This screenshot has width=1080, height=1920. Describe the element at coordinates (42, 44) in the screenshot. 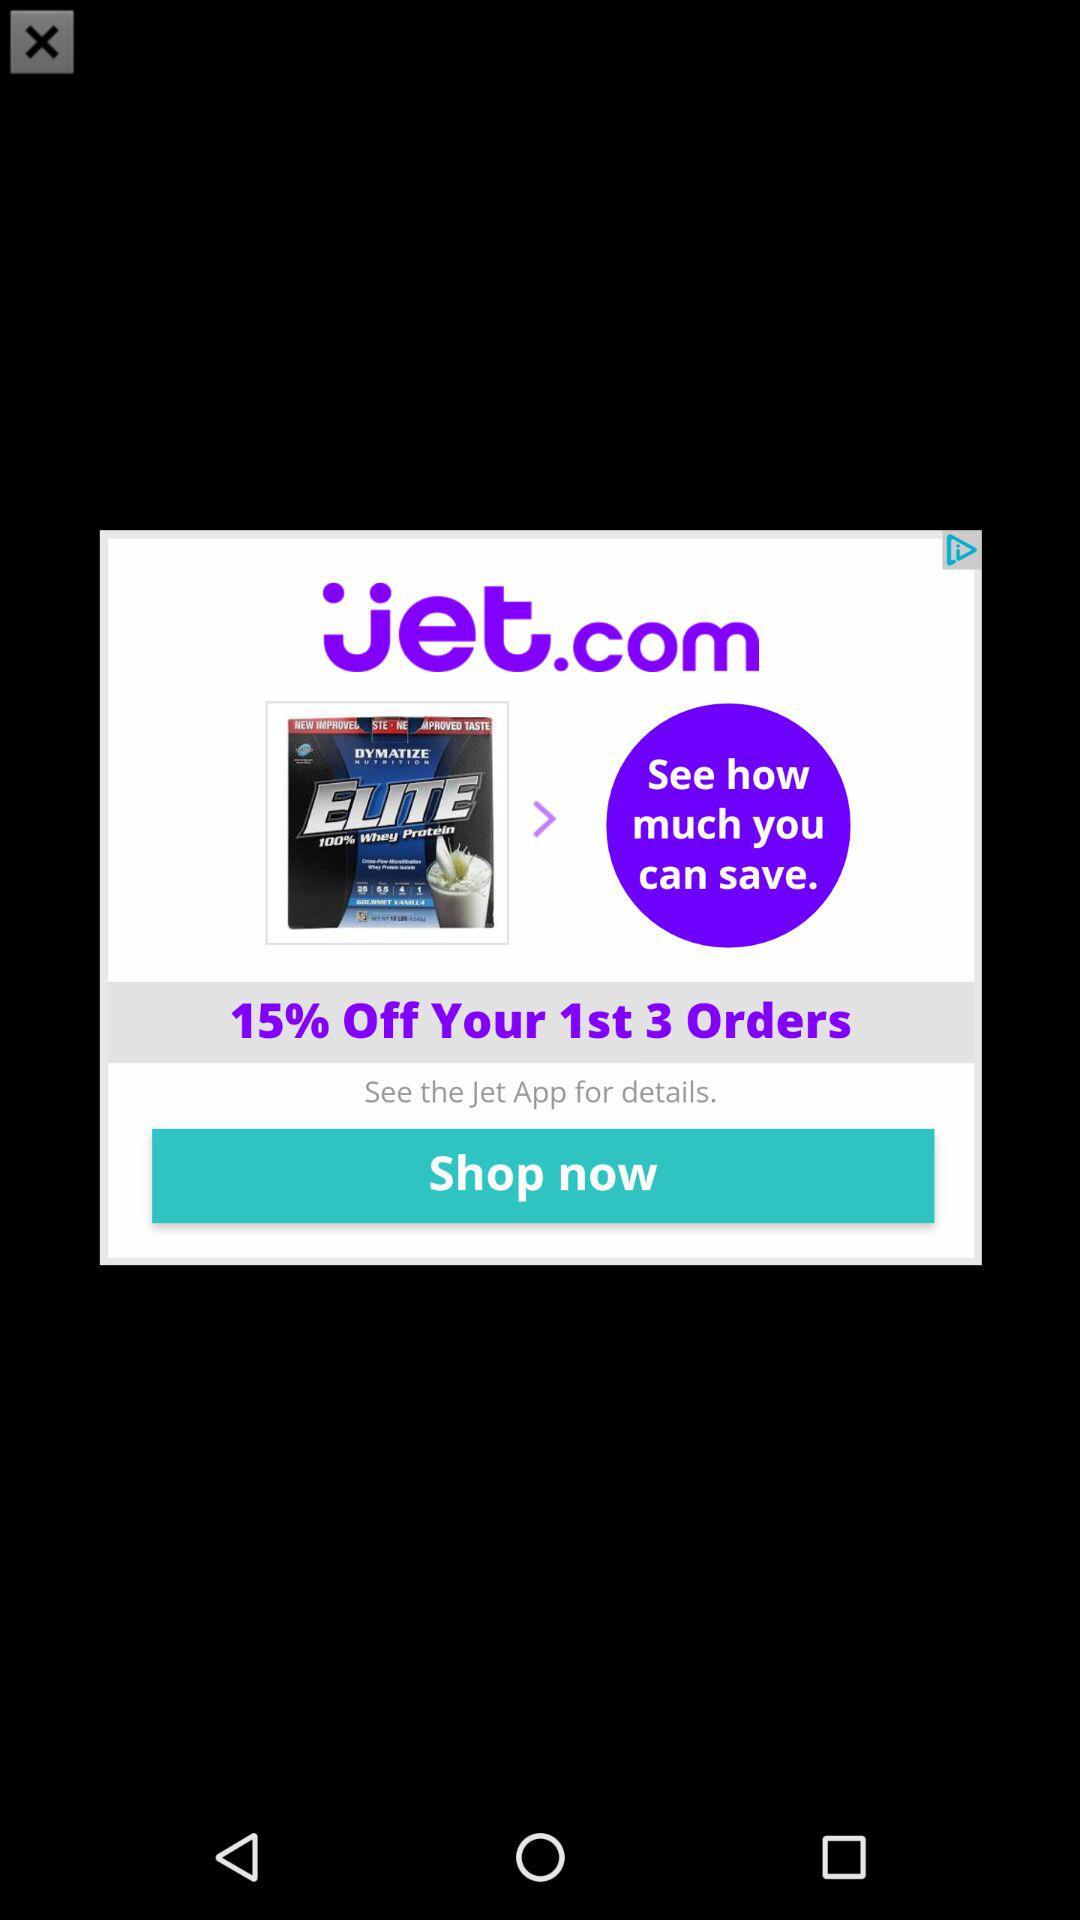

I see `the close icon` at that location.